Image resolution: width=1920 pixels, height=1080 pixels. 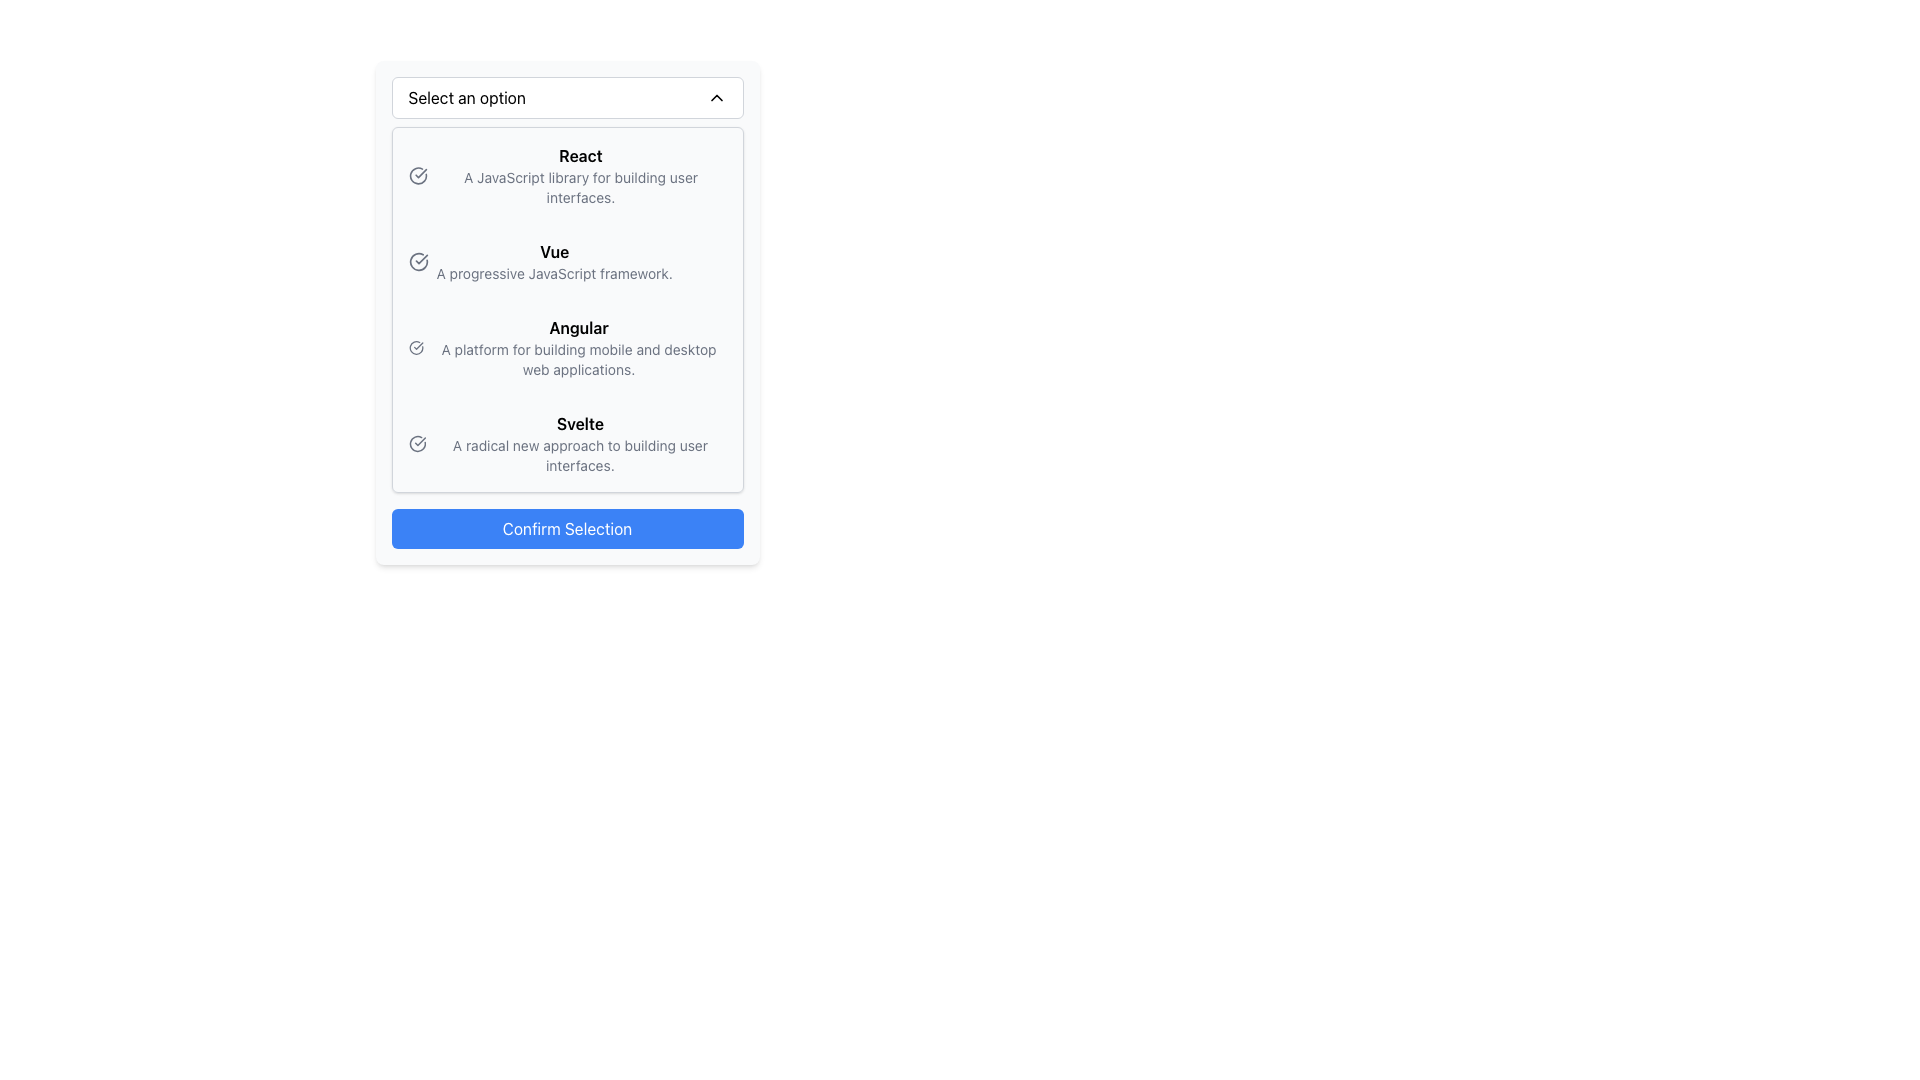 What do you see at coordinates (417, 261) in the screenshot?
I see `the selection indicator checkmark icon` at bounding box center [417, 261].